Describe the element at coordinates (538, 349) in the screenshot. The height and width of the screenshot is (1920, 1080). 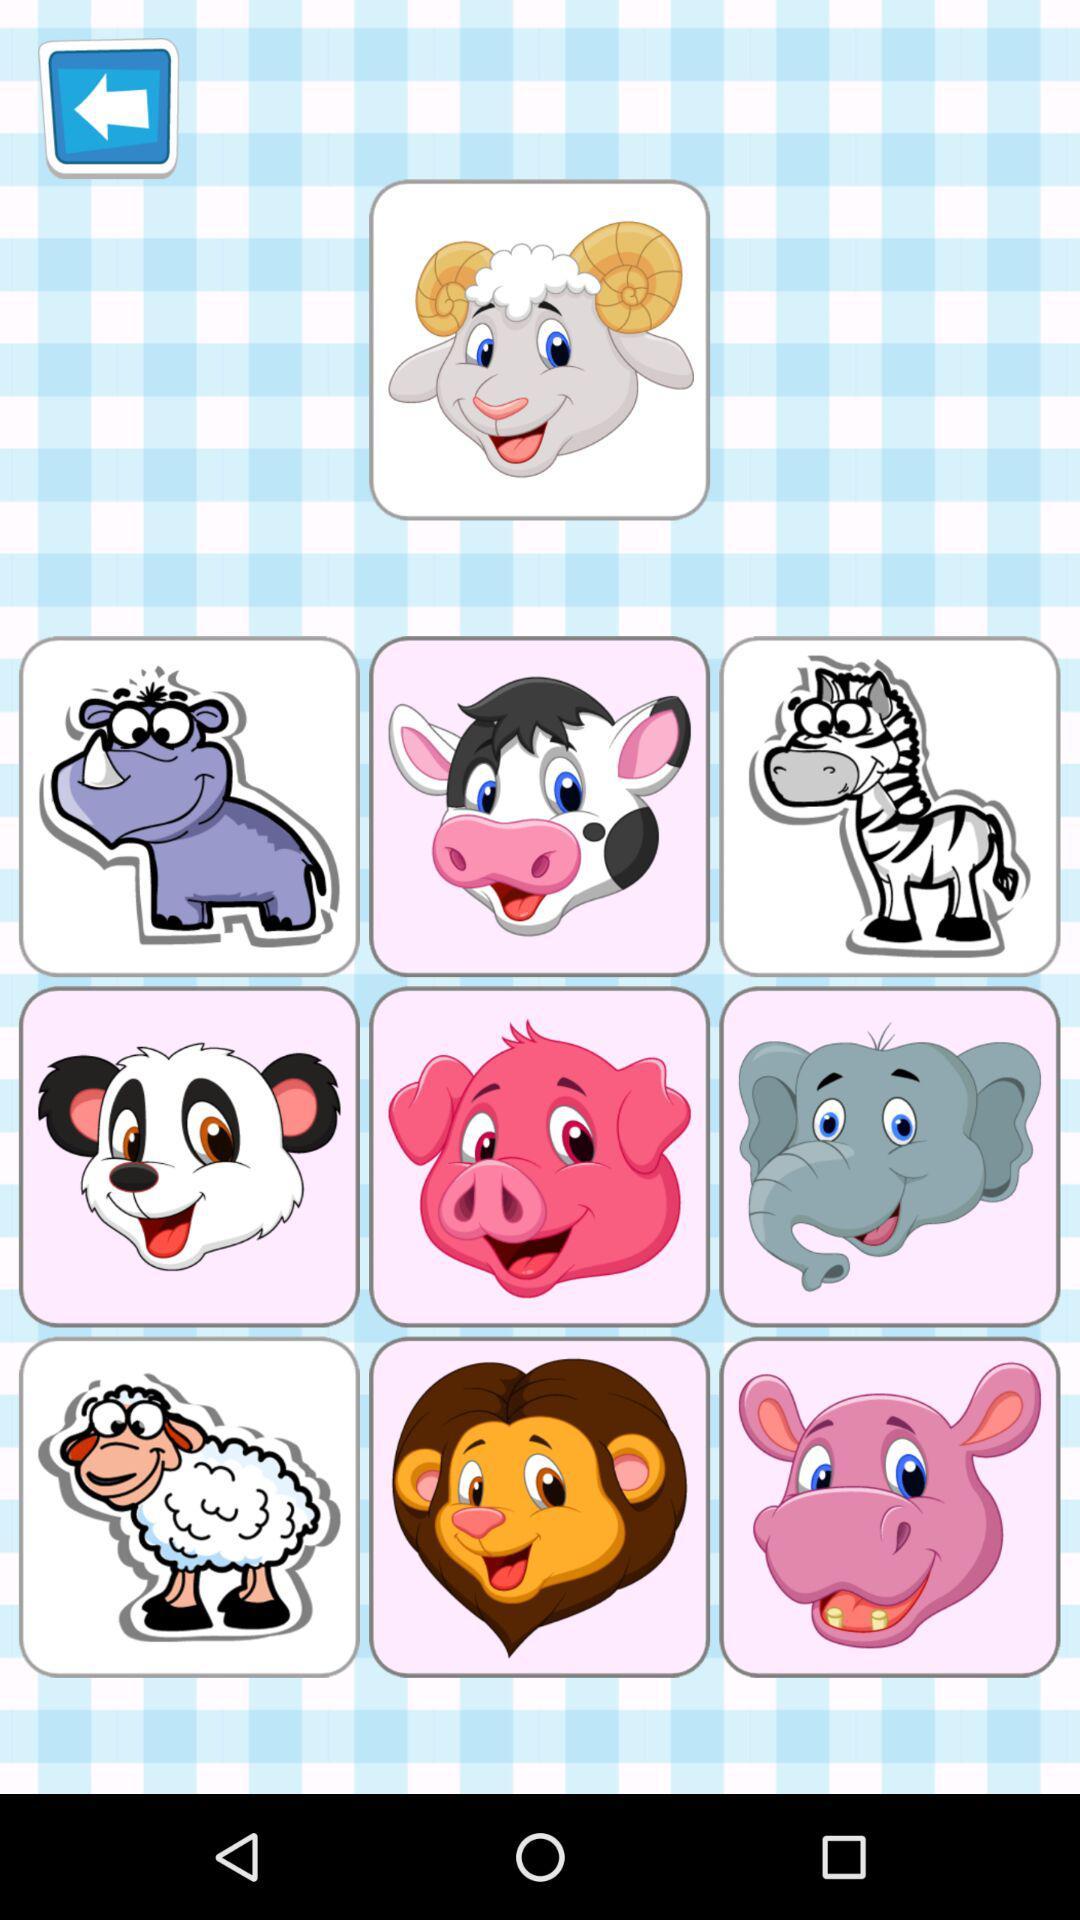
I see `avatar` at that location.